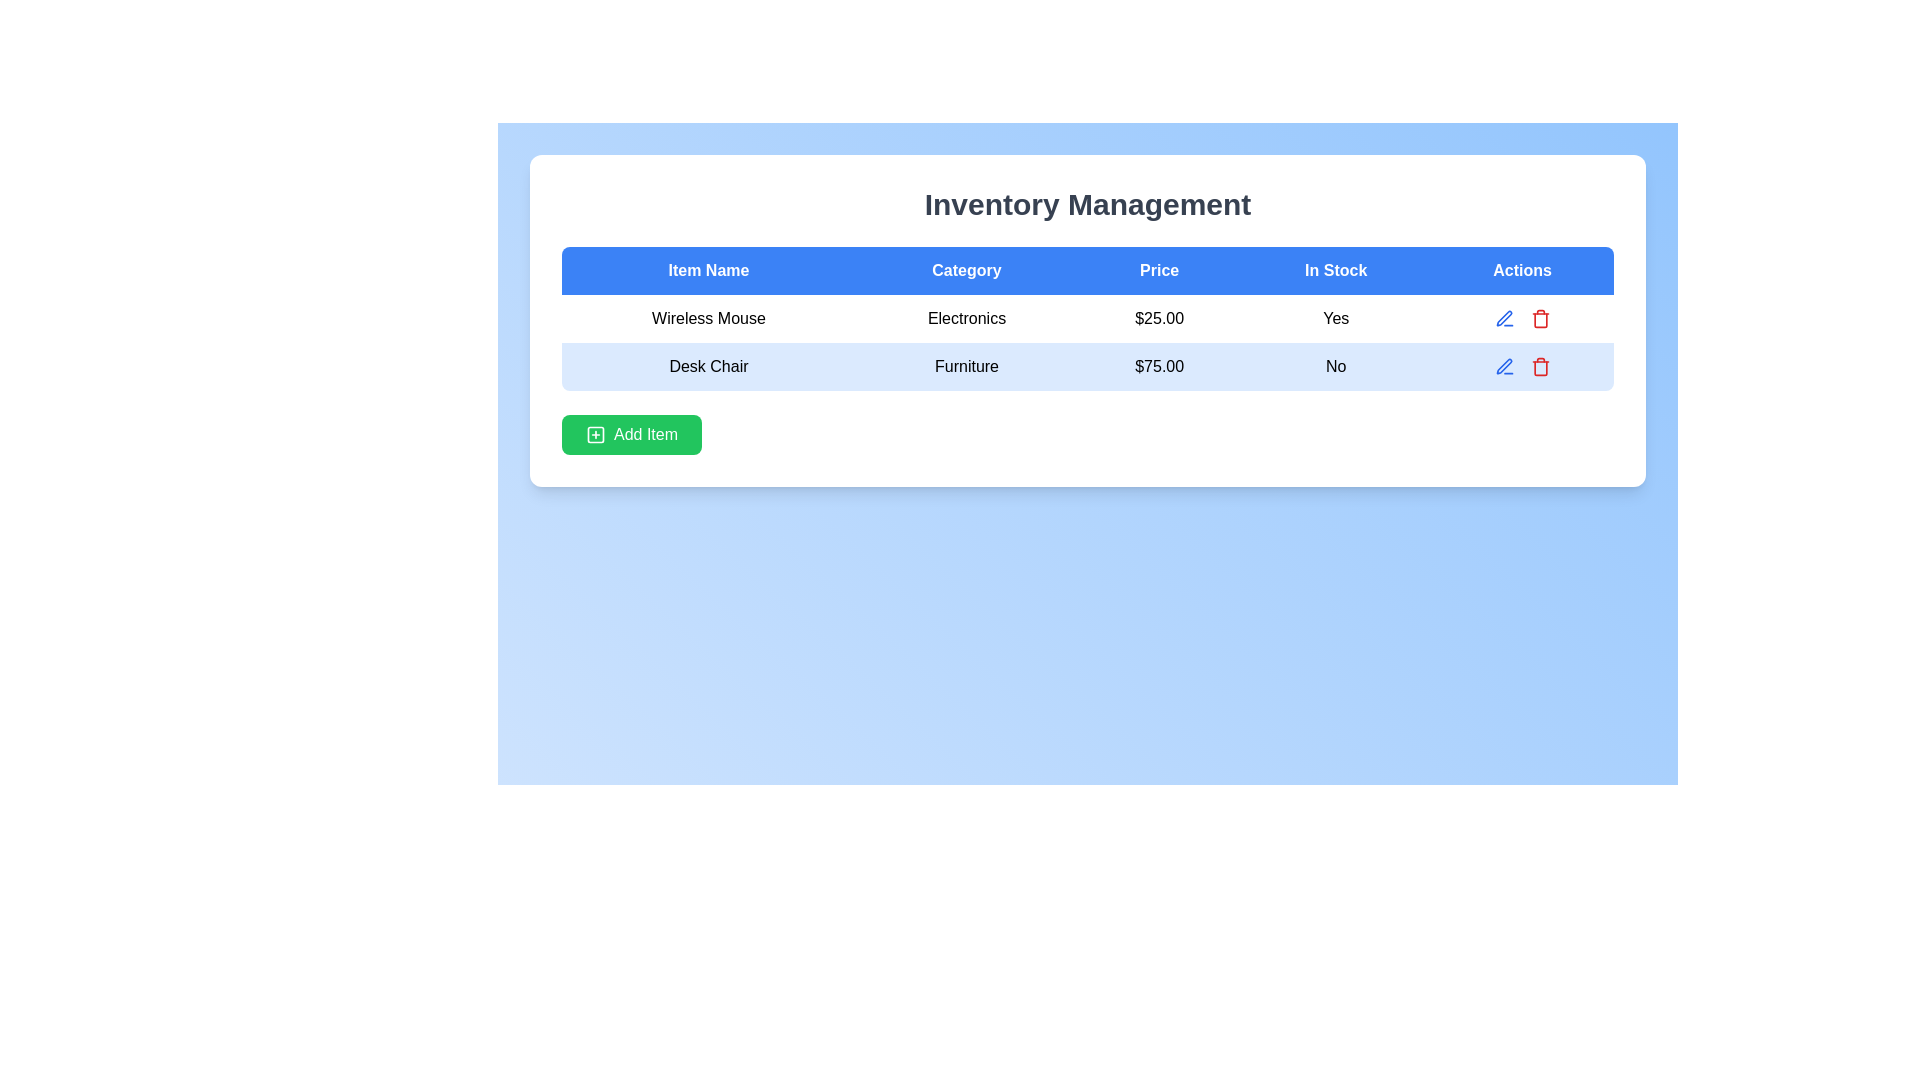 This screenshot has width=1920, height=1080. Describe the element at coordinates (1521, 366) in the screenshot. I see `the delete icon in the last cell of the second row under the 'Actions' column for the 'Desk Chair' item` at that location.